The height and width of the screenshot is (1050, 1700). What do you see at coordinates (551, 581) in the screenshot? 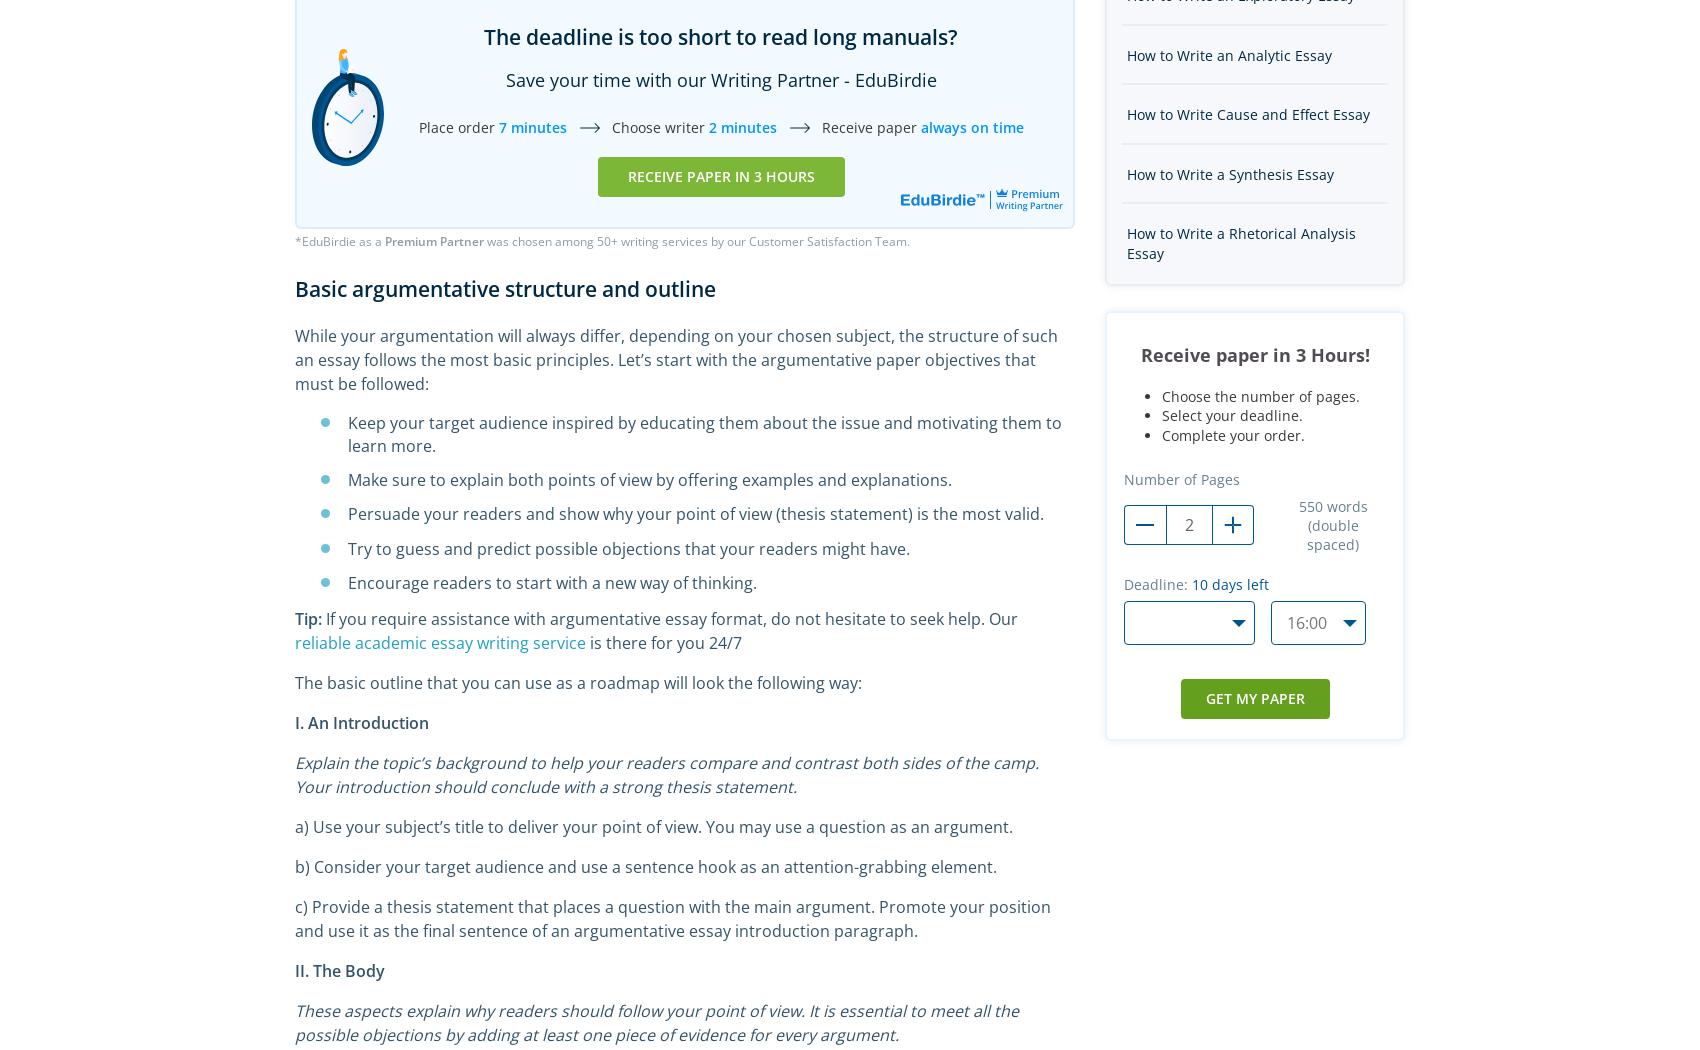
I see `'Encourage readers to start with a new way of thinking.'` at bounding box center [551, 581].